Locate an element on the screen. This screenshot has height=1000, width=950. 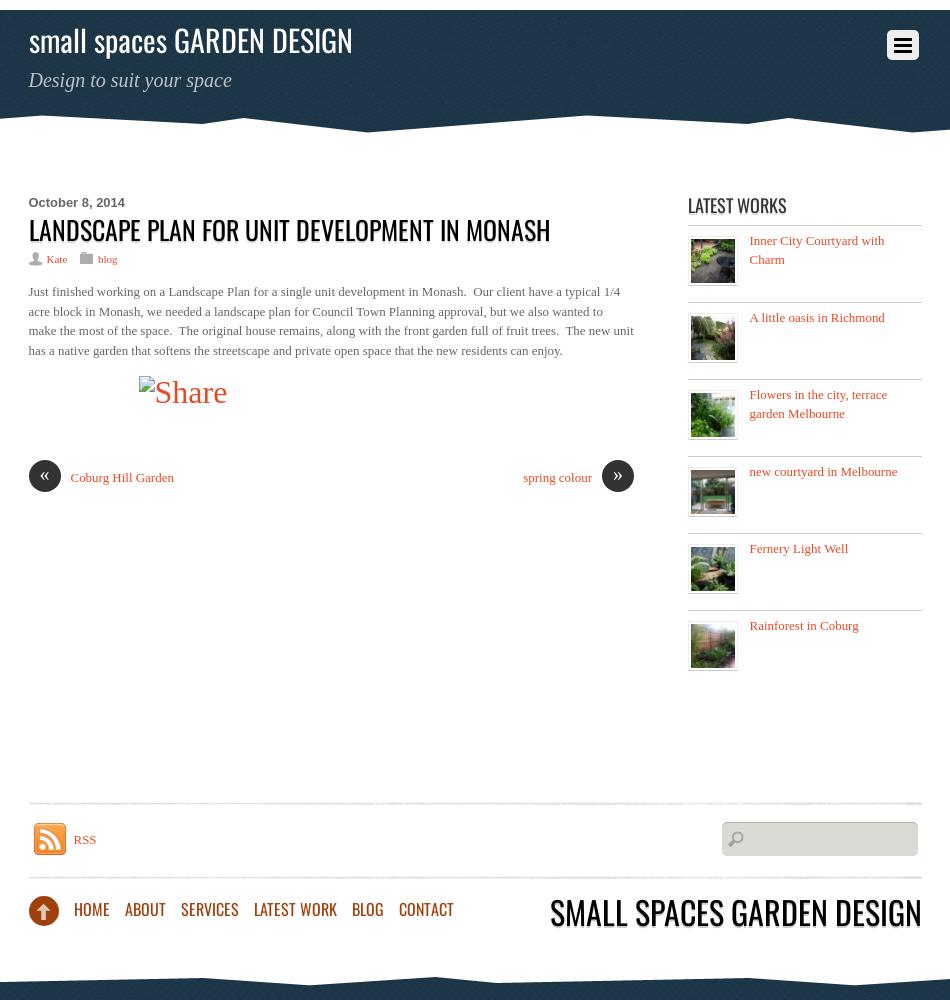
'Inner City Courtyard with Charm' is located at coordinates (815, 248).